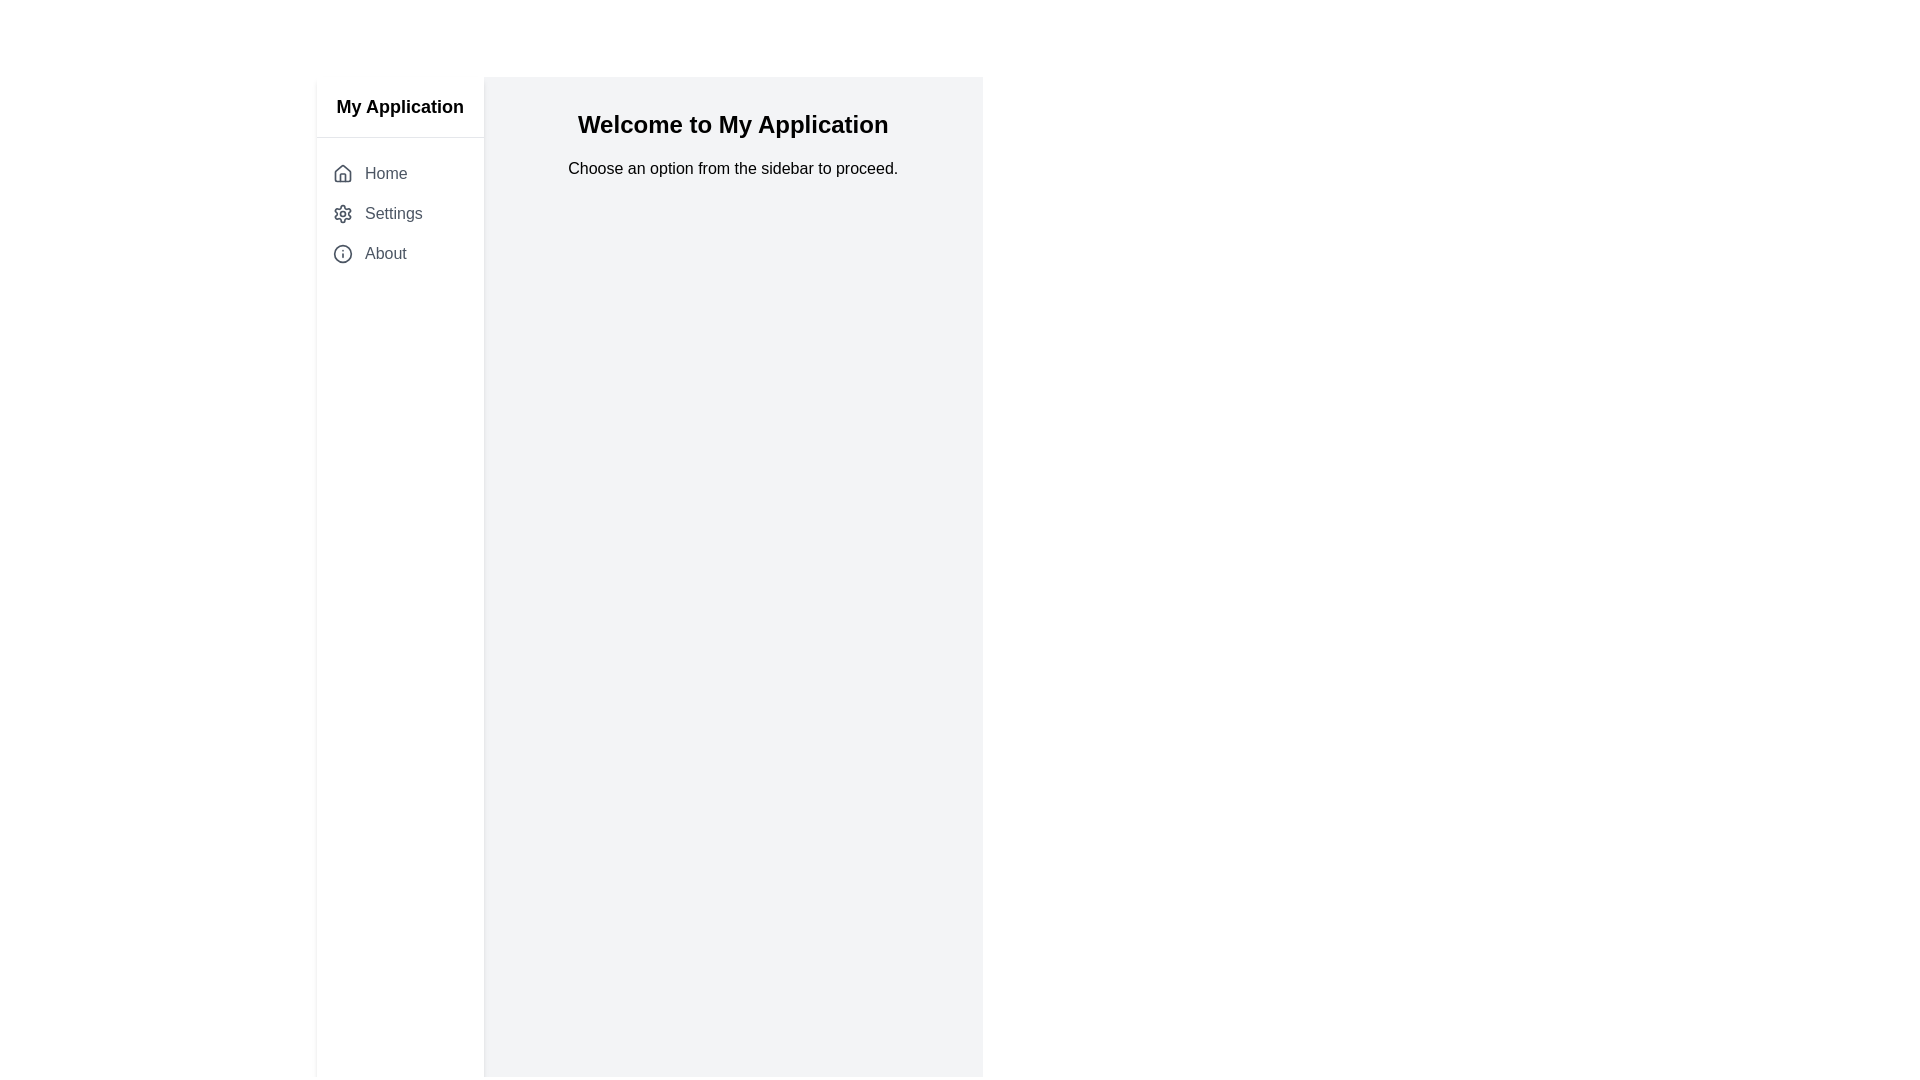 The image size is (1920, 1080). I want to click on the 'Home' icon in the sidebar menu, which serves as a visual cue for the 'Home' option and is the first item in the list, so click(342, 172).